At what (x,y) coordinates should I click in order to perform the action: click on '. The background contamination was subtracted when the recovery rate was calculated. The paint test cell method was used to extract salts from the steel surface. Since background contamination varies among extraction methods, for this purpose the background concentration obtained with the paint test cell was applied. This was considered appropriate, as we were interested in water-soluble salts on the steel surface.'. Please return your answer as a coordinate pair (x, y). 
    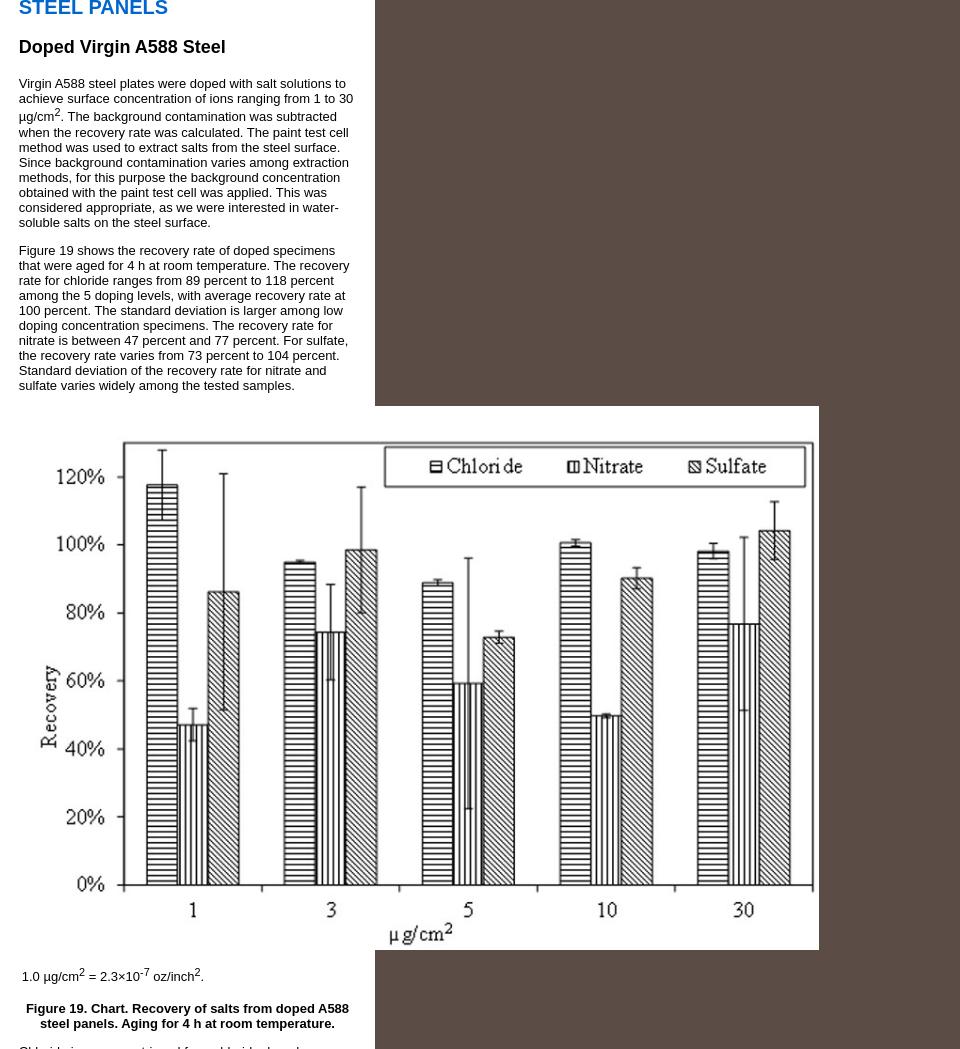
    Looking at the image, I should click on (183, 167).